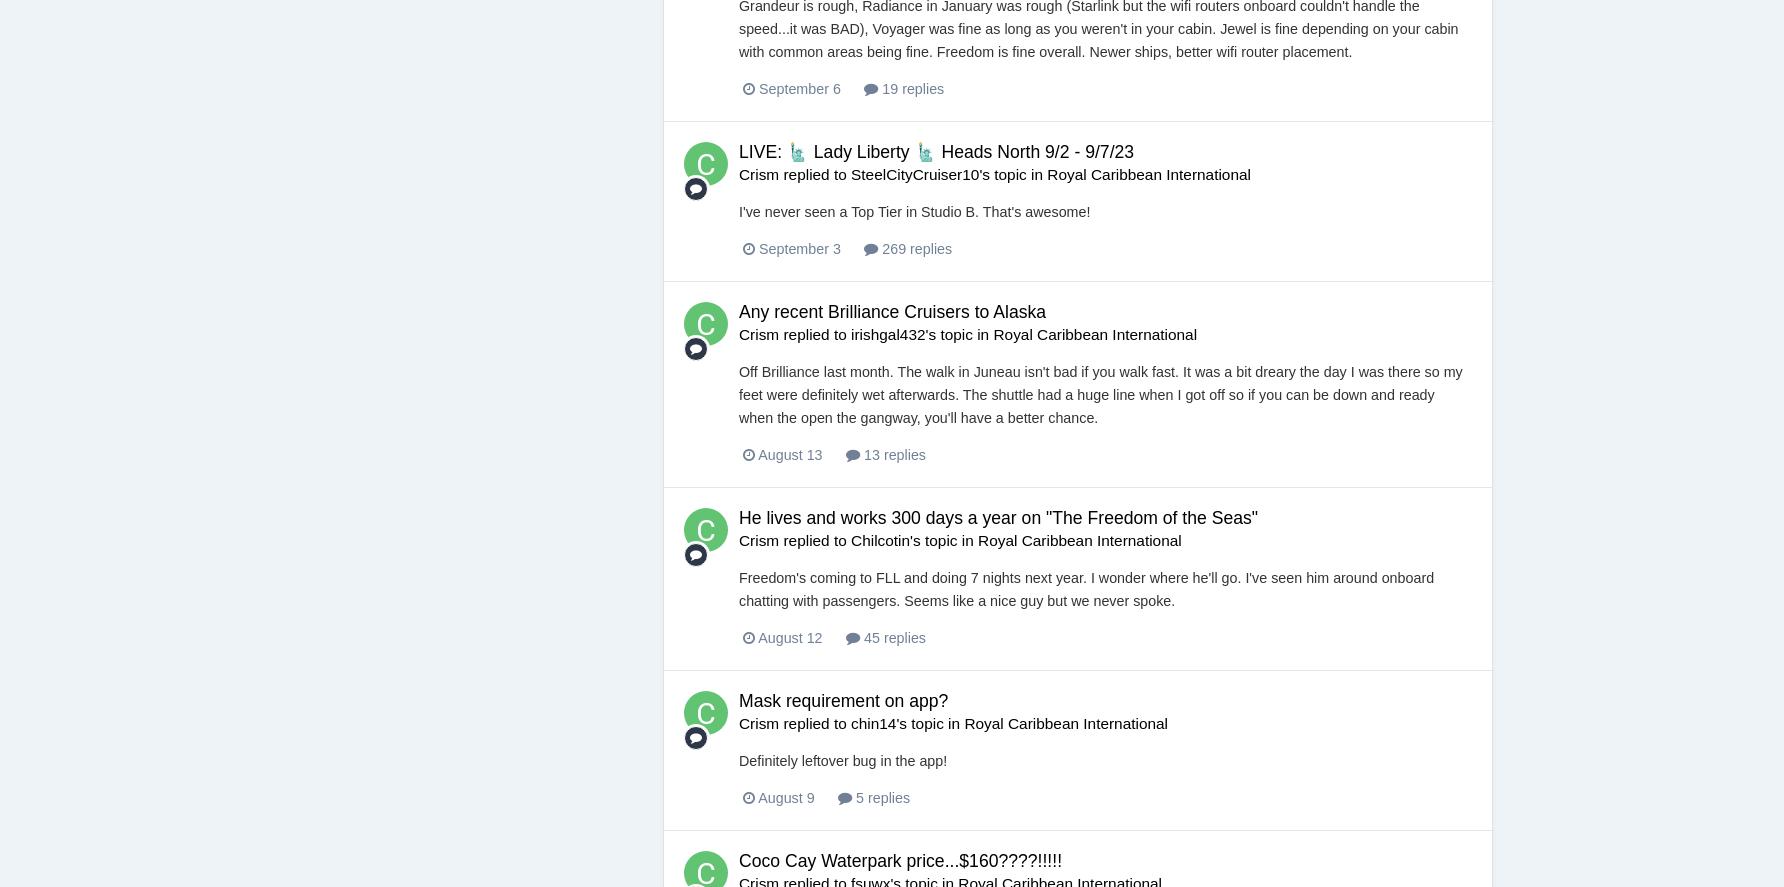 The image size is (1784, 887). Describe the element at coordinates (915, 247) in the screenshot. I see `'269 replies'` at that location.